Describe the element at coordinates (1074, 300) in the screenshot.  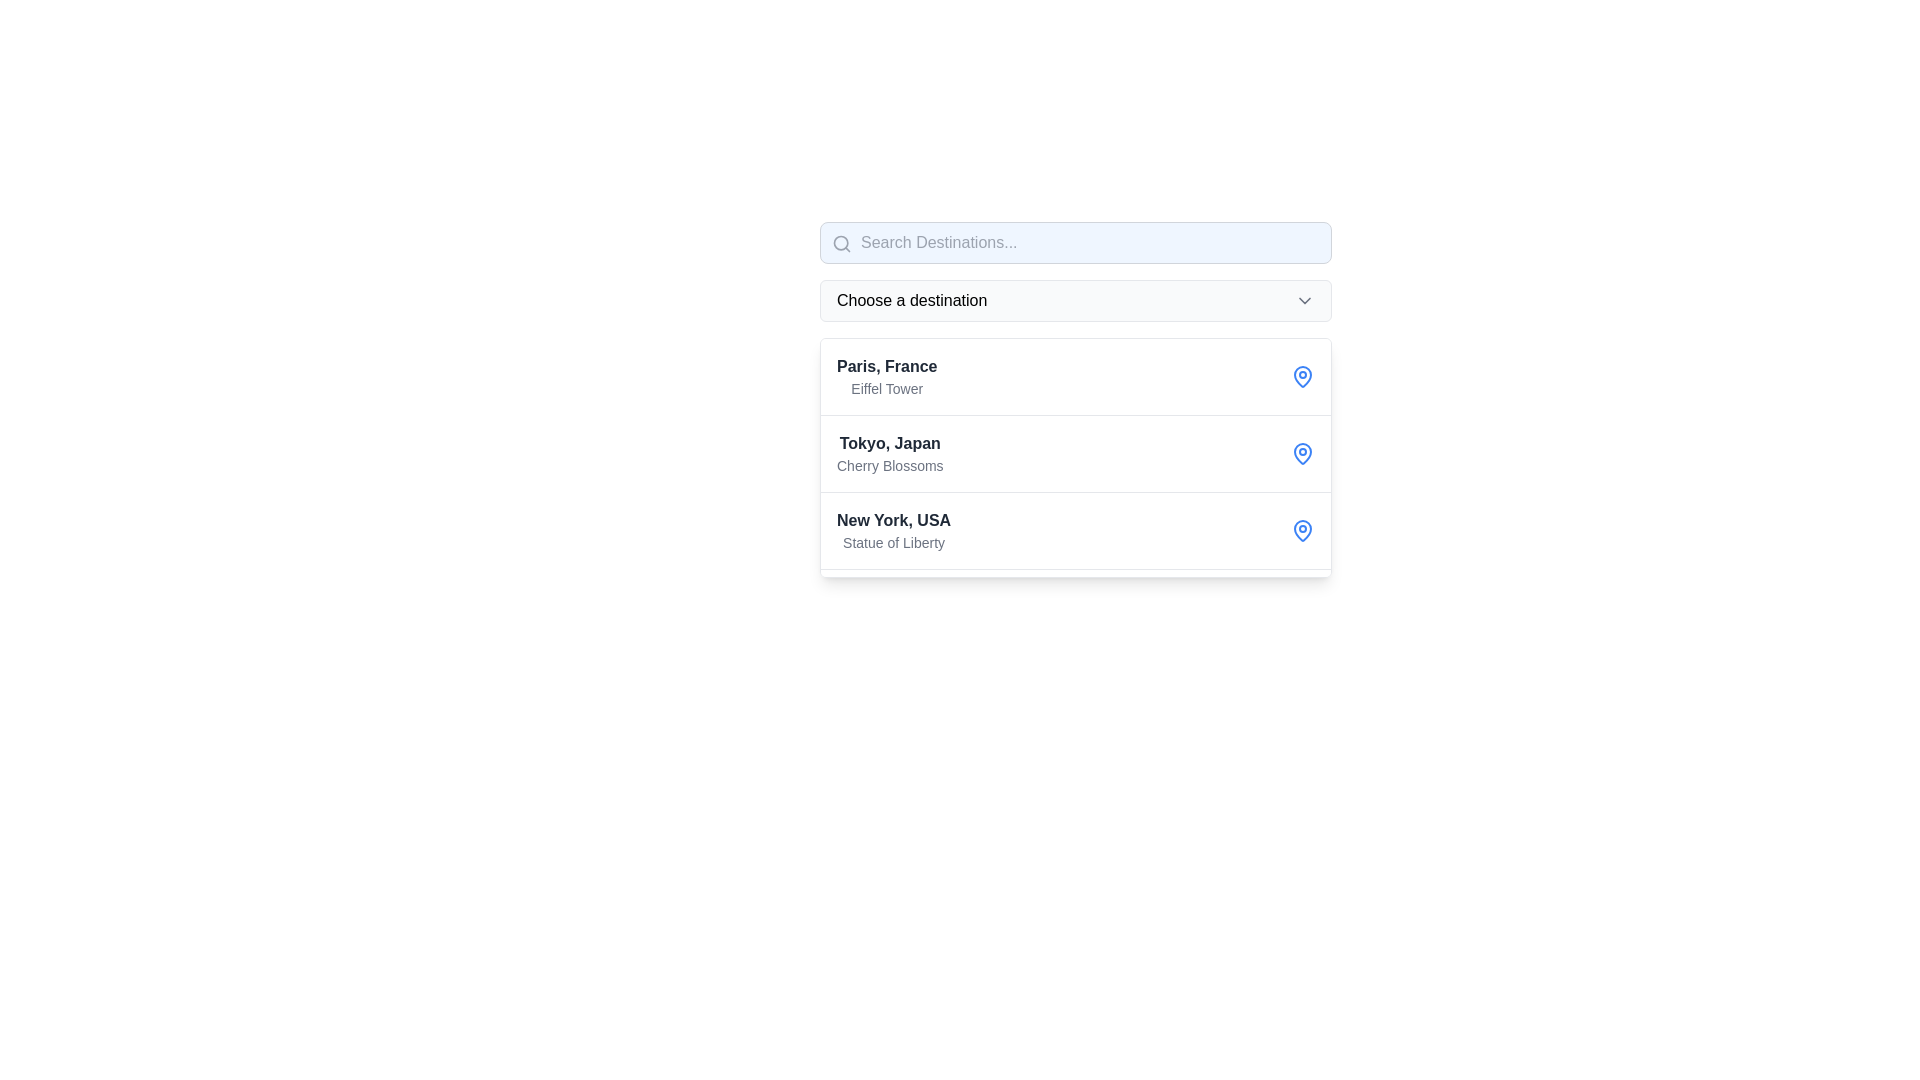
I see `the Dropdown button labeled 'Choose a destination' using the keyboard for accessibility purposes` at that location.